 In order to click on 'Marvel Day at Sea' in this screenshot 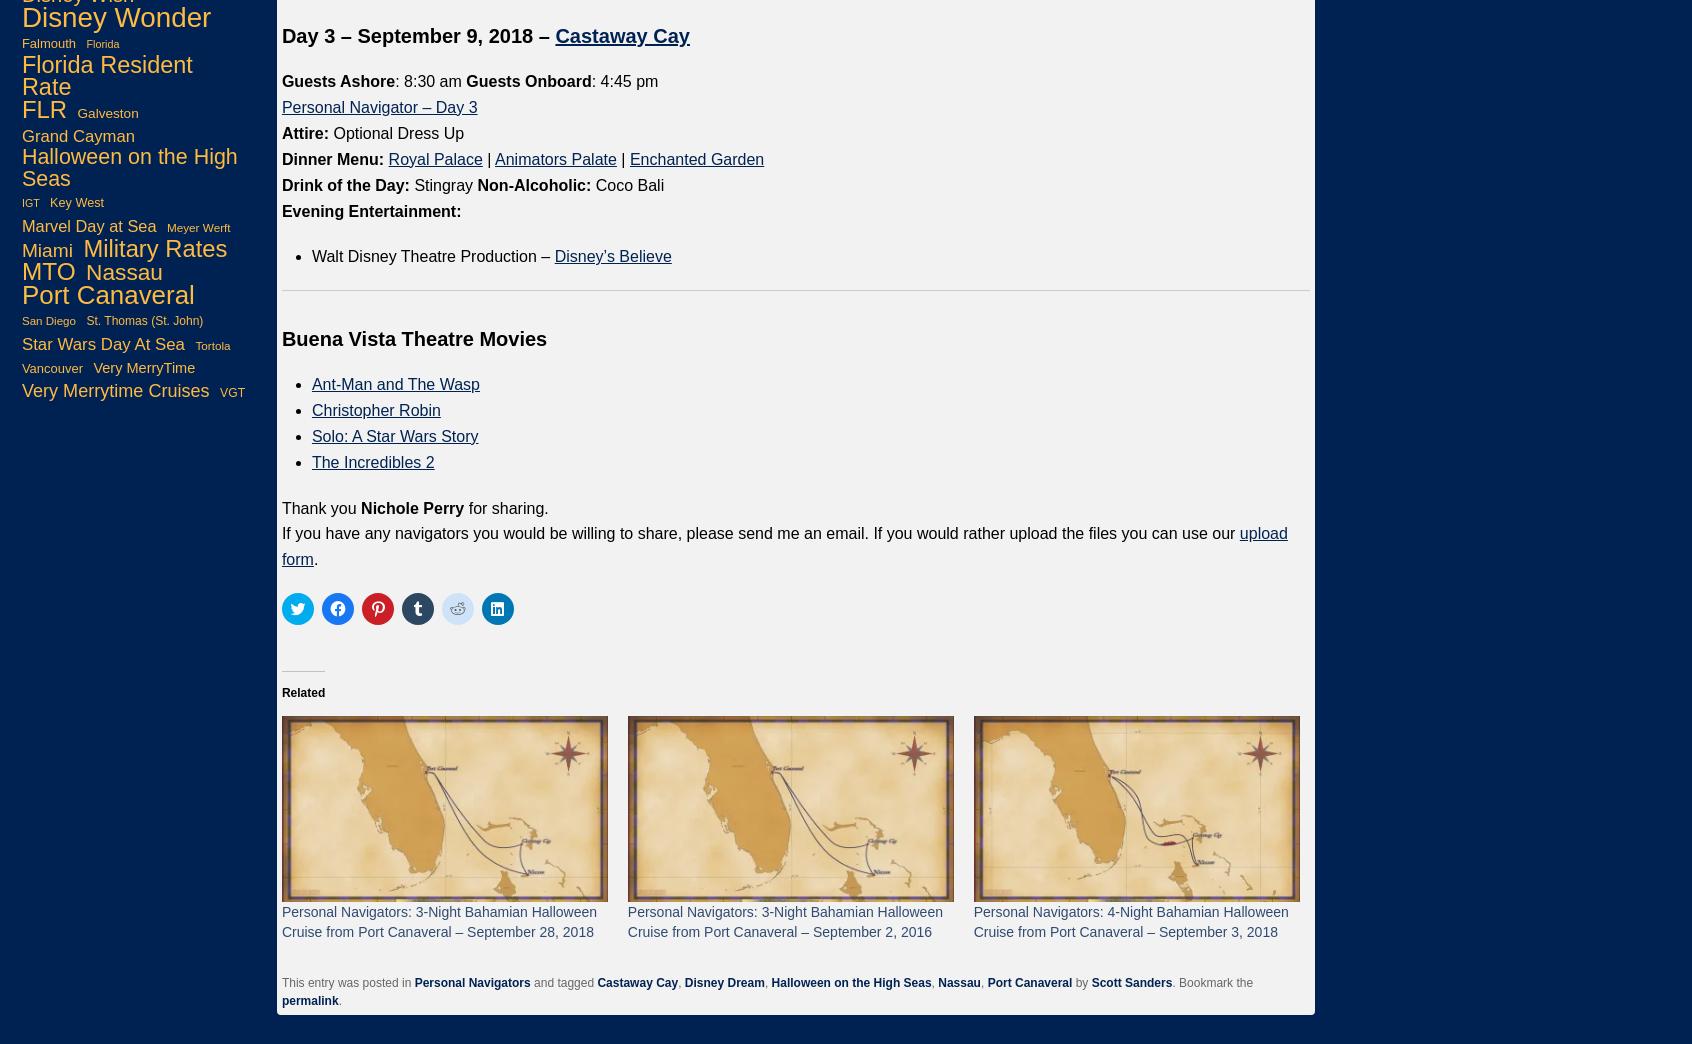, I will do `click(88, 224)`.